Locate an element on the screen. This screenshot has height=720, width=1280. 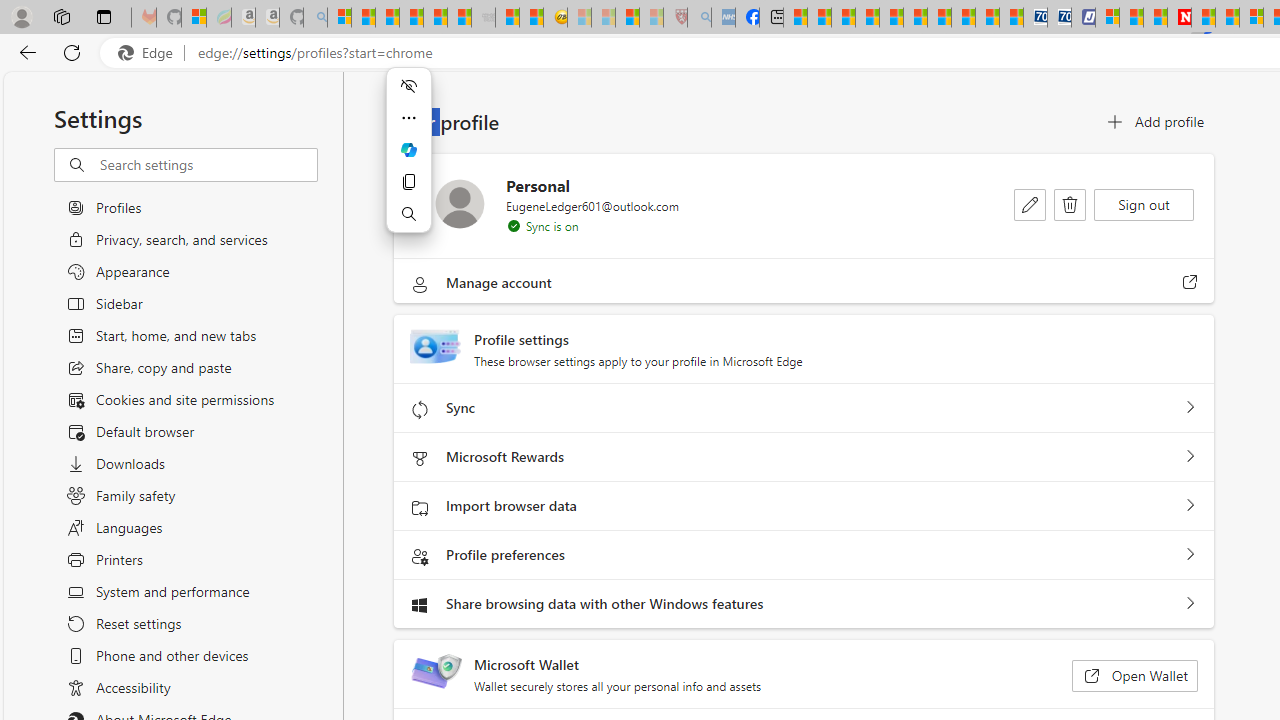
'Ask Copilot' is located at coordinates (407, 149).